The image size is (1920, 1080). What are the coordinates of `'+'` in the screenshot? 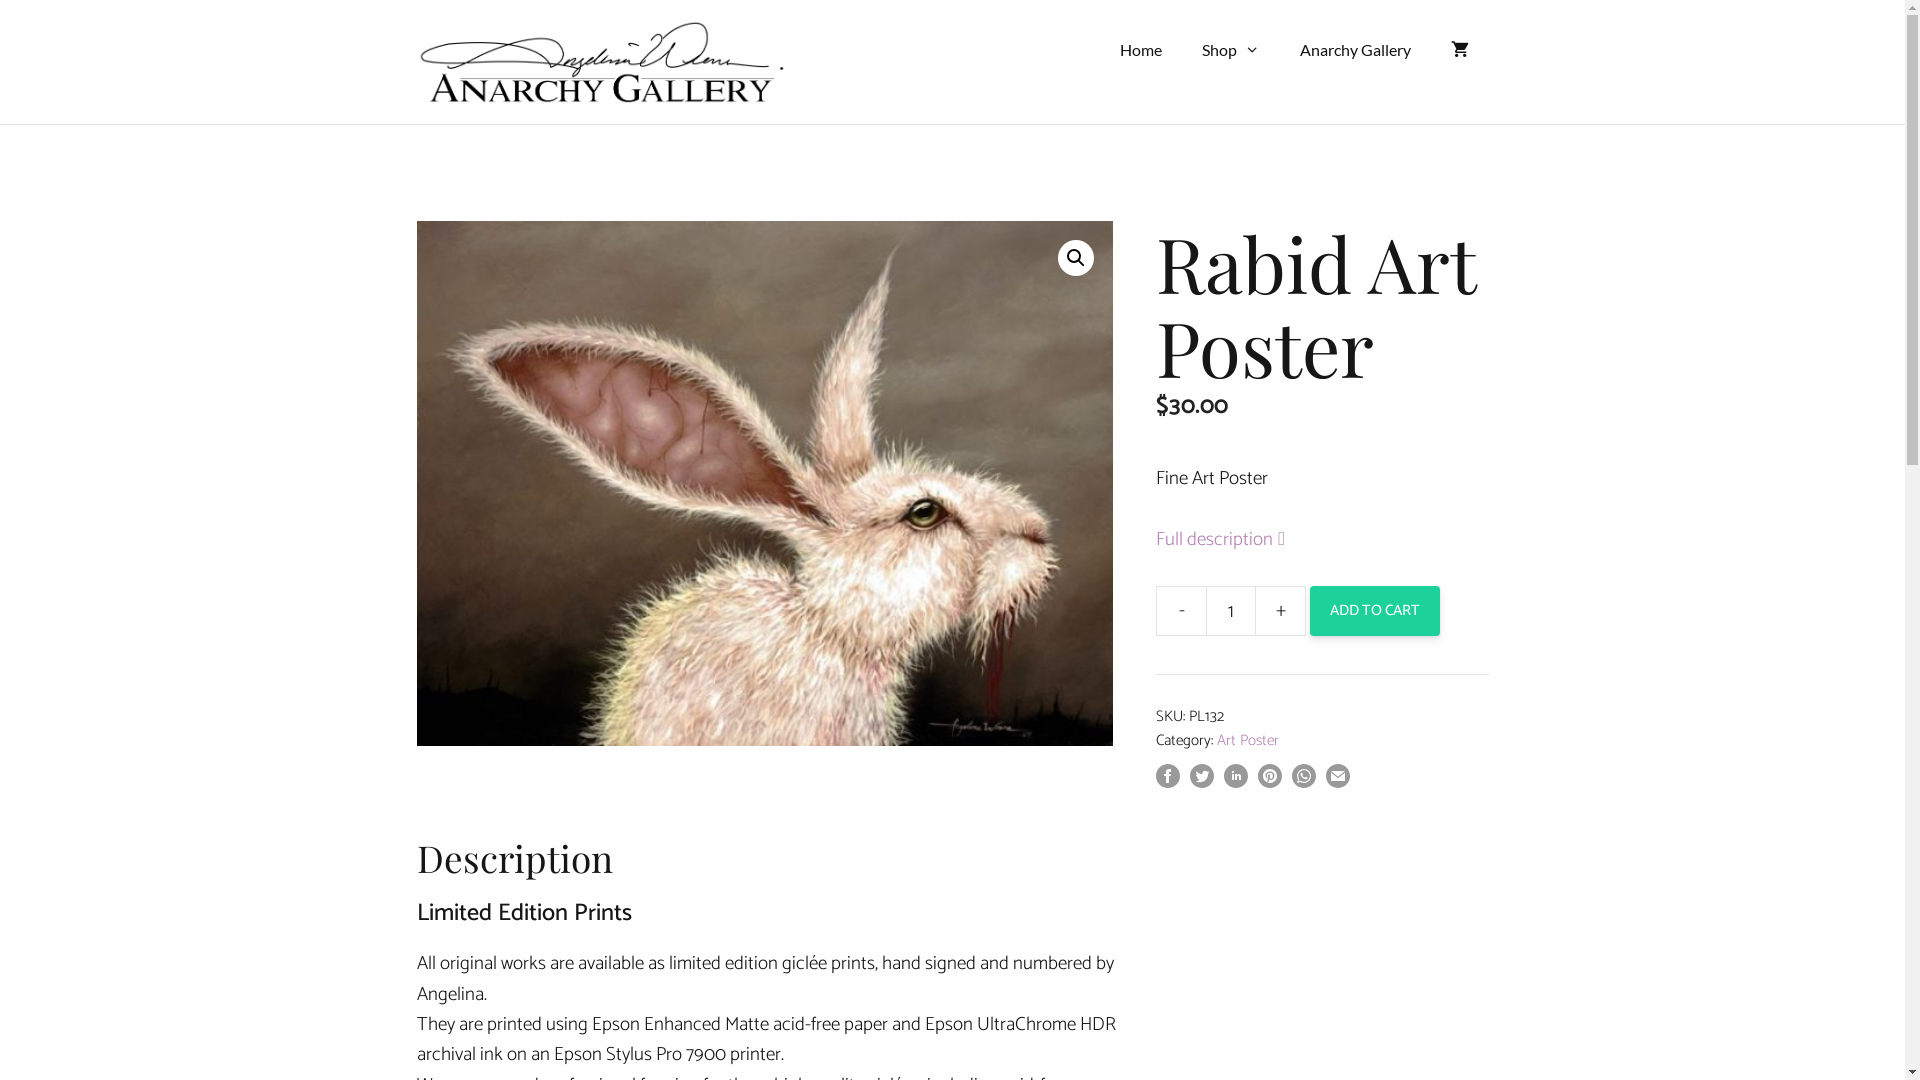 It's located at (1281, 609).